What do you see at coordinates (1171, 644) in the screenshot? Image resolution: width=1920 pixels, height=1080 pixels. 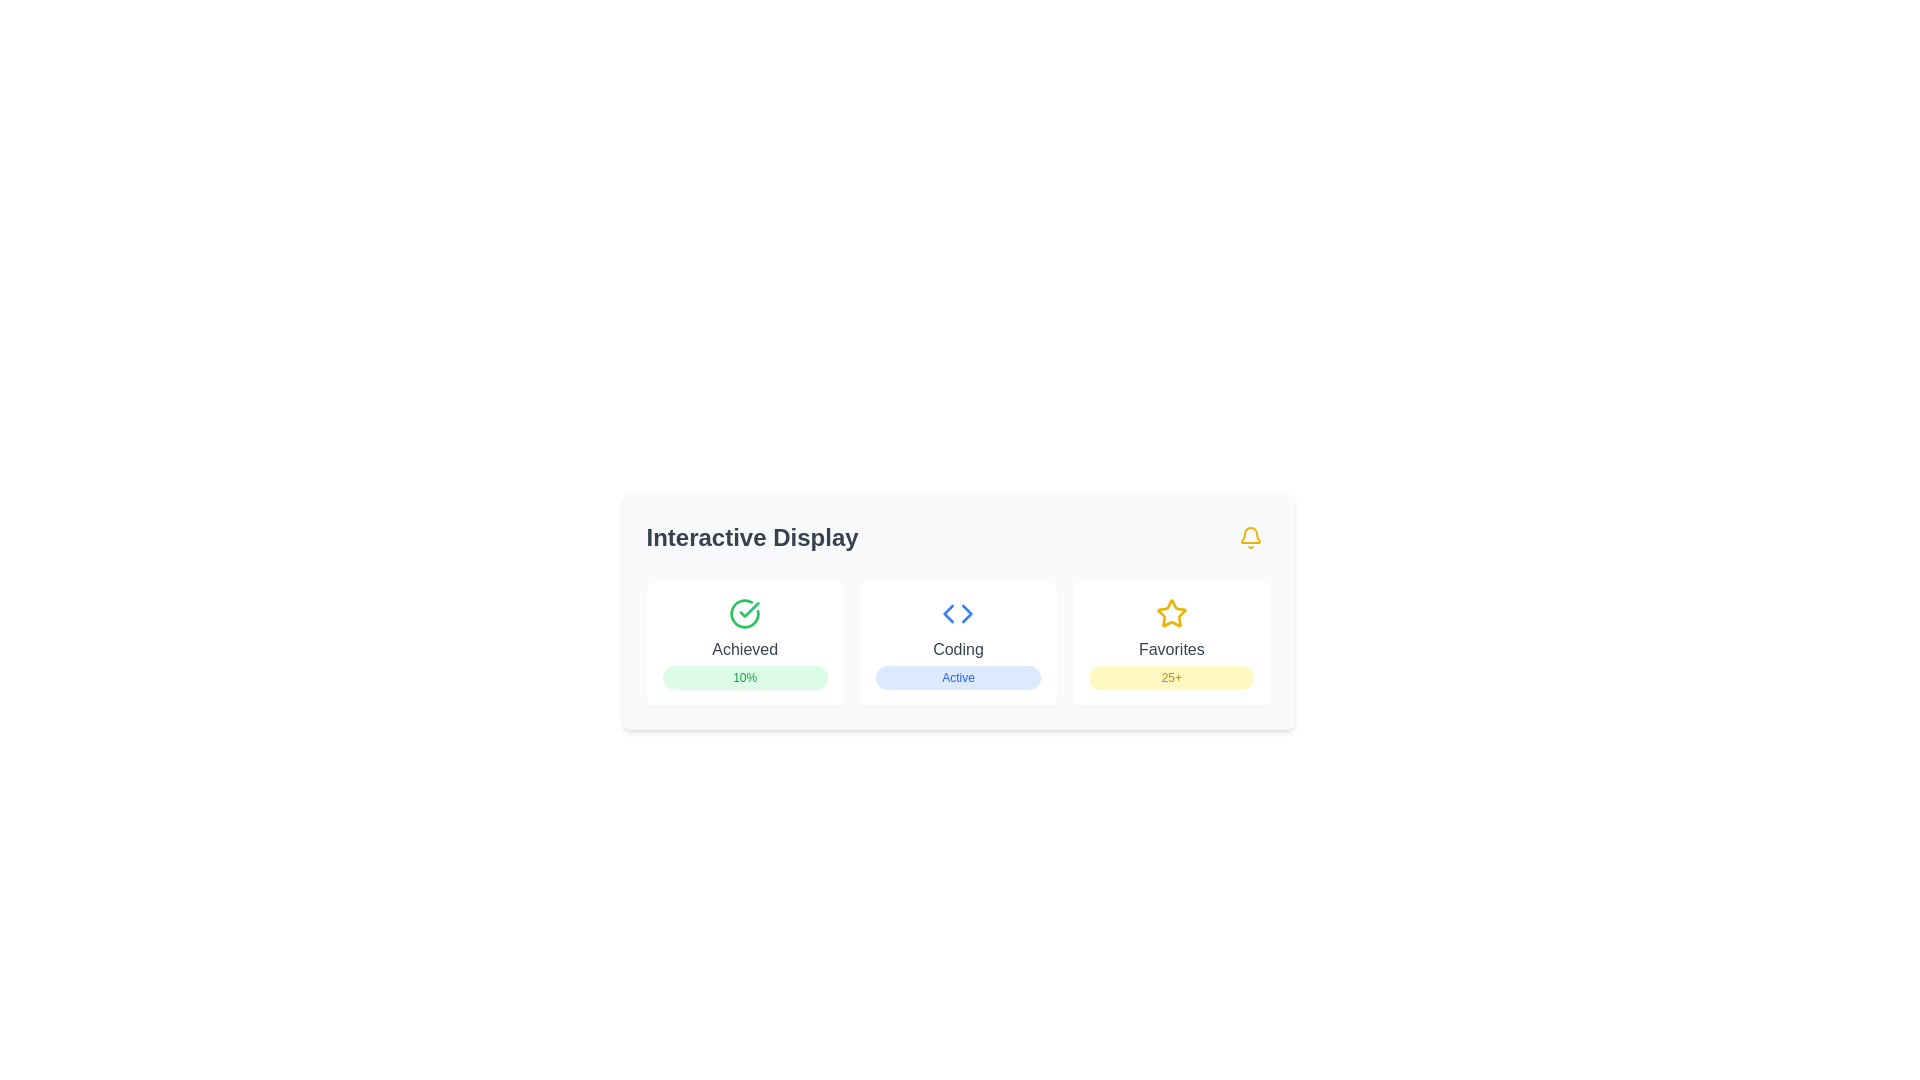 I see `the Information Card element that has a yellow star icon at the top, the text 'Favorites' in gray below it` at bounding box center [1171, 644].